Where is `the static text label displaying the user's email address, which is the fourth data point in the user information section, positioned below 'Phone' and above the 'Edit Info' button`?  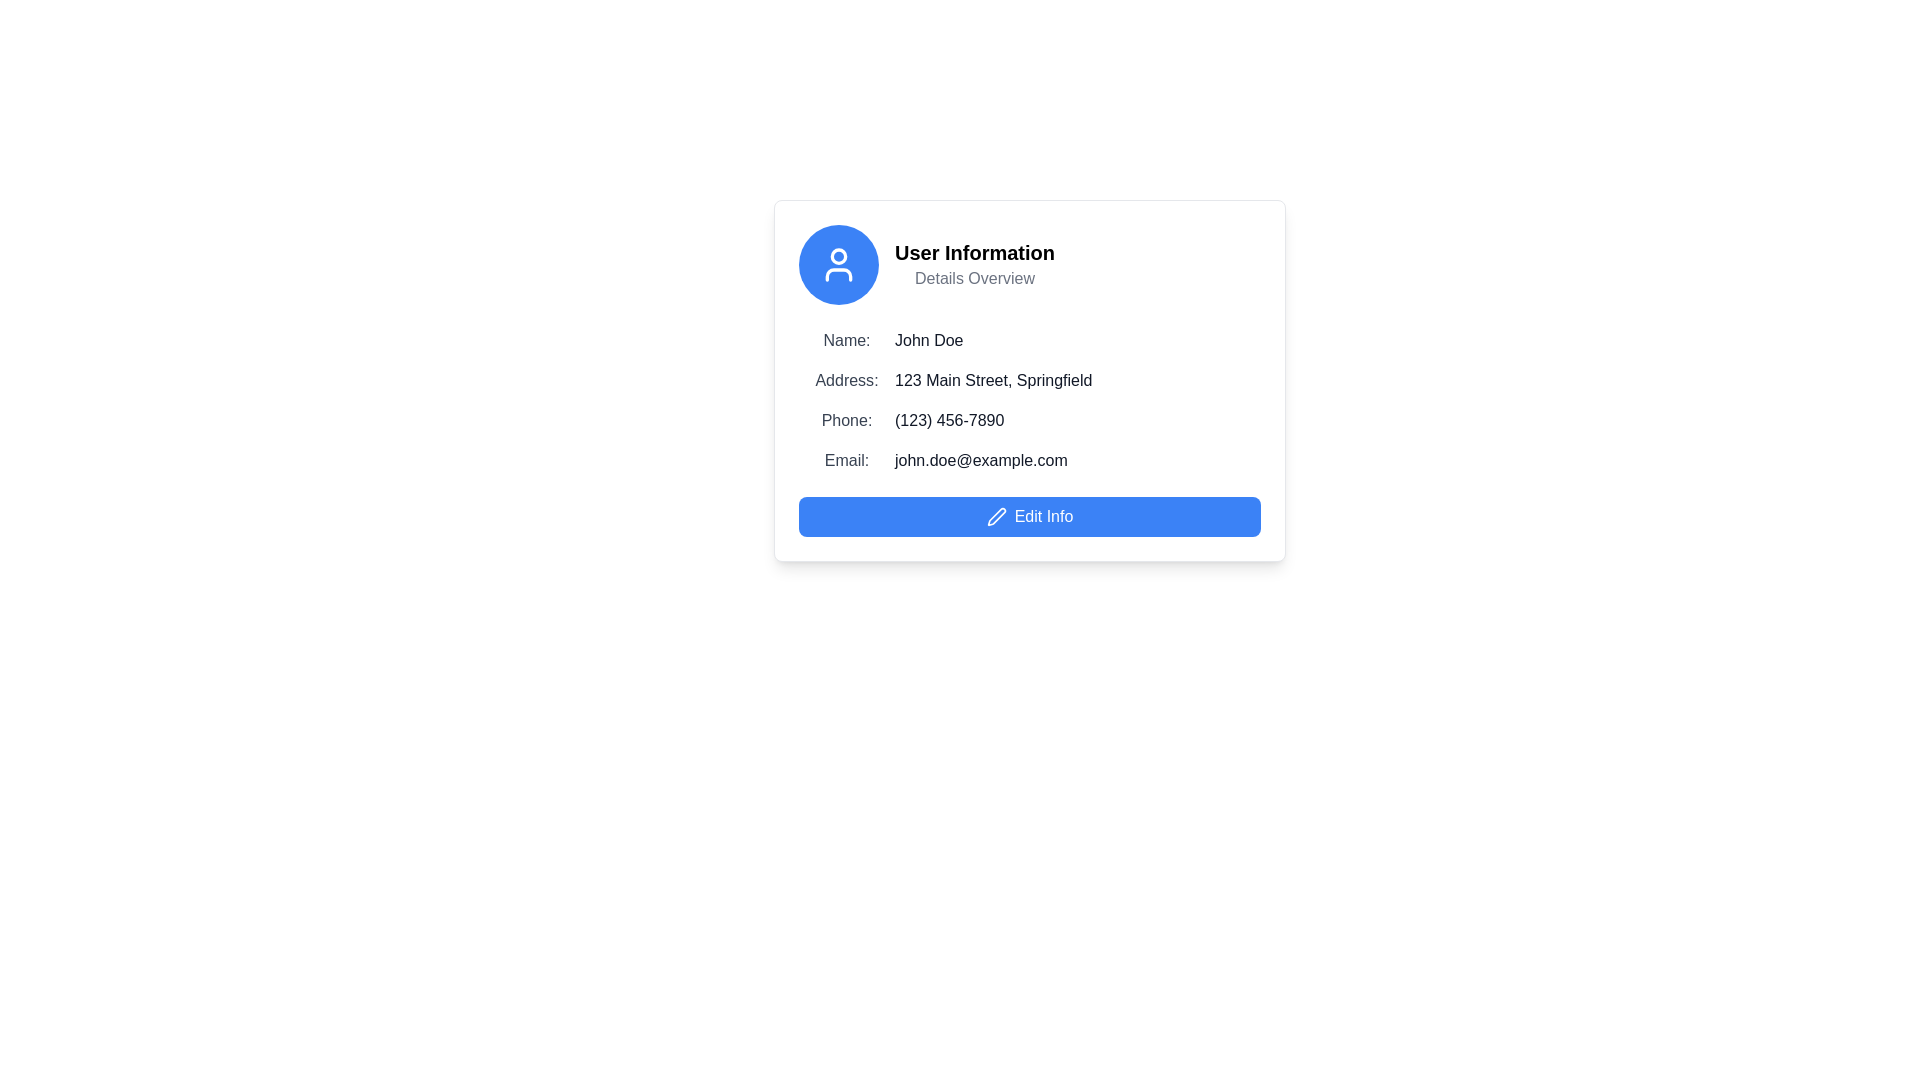
the static text label displaying the user's email address, which is the fourth data point in the user information section, positioned below 'Phone' and above the 'Edit Info' button is located at coordinates (1030, 461).